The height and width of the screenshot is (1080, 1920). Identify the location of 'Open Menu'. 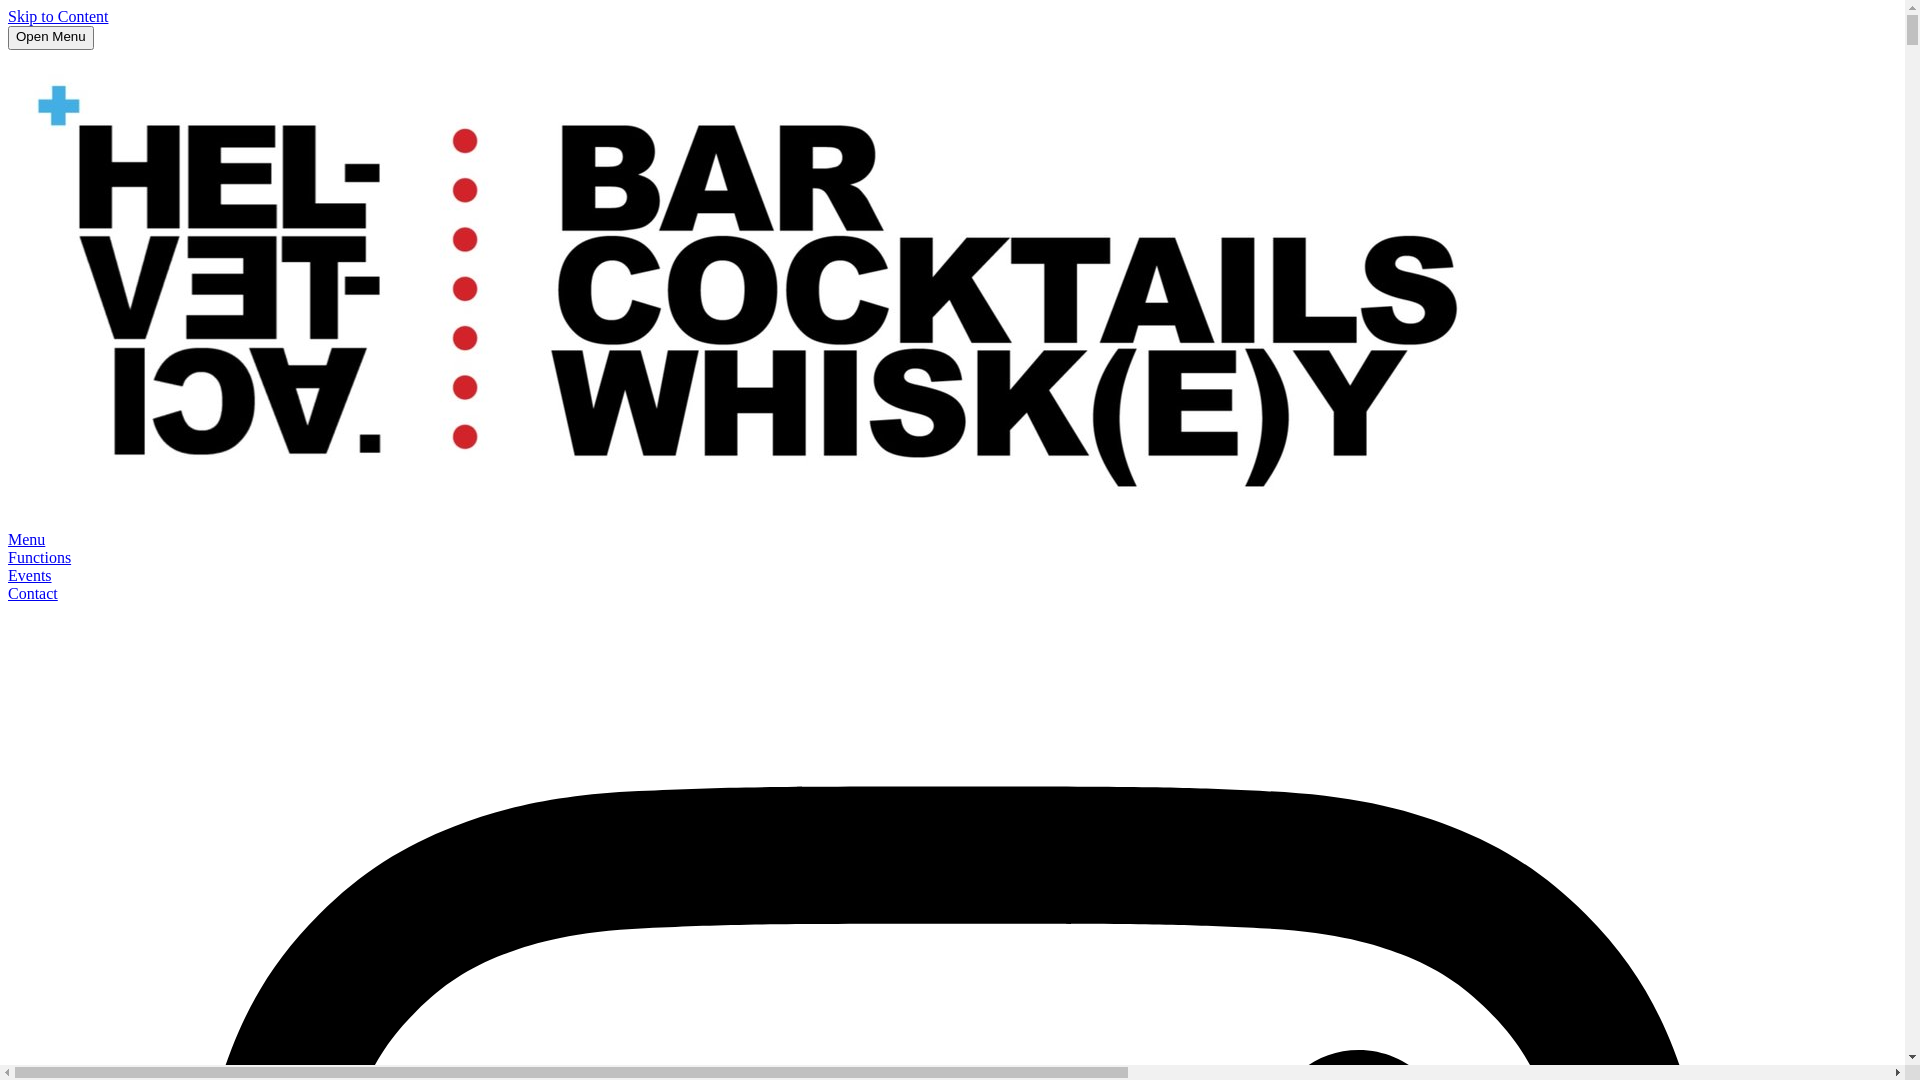
(51, 38).